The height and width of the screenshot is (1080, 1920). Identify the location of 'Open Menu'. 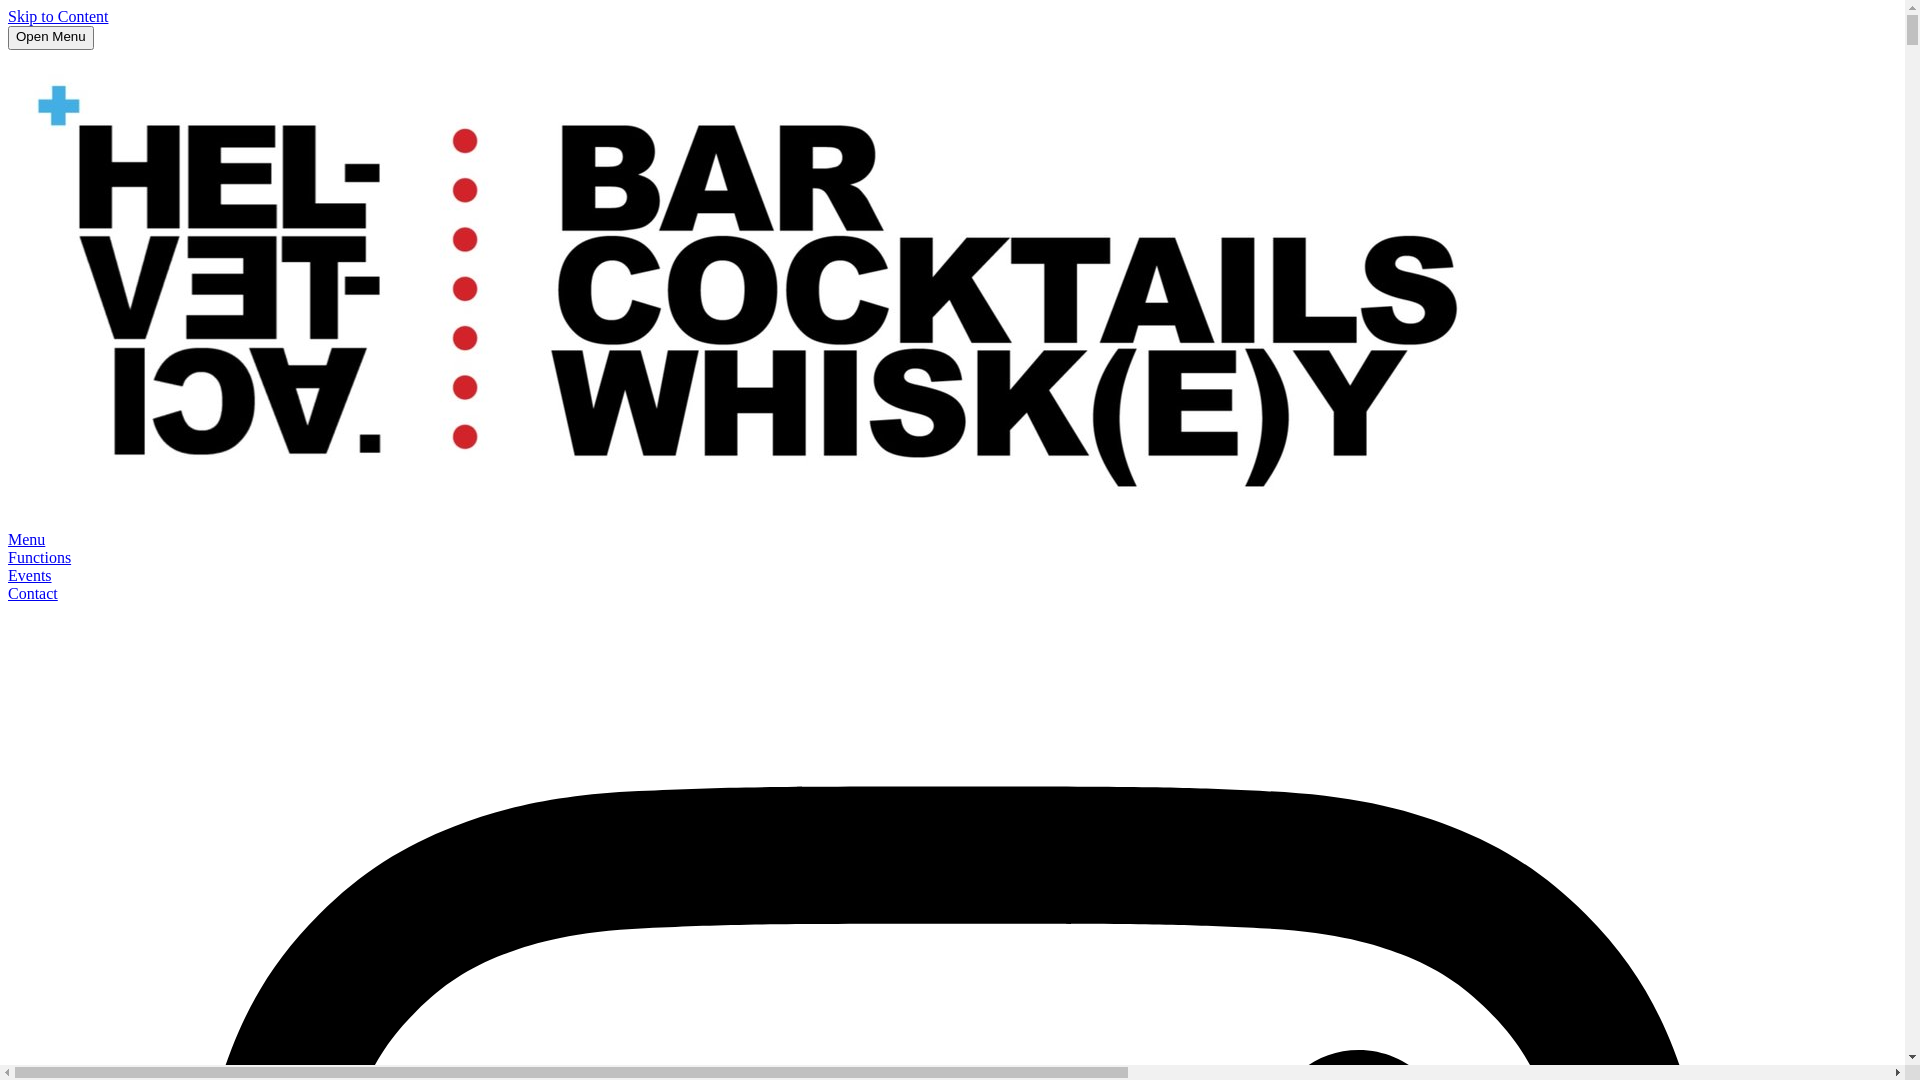
(51, 38).